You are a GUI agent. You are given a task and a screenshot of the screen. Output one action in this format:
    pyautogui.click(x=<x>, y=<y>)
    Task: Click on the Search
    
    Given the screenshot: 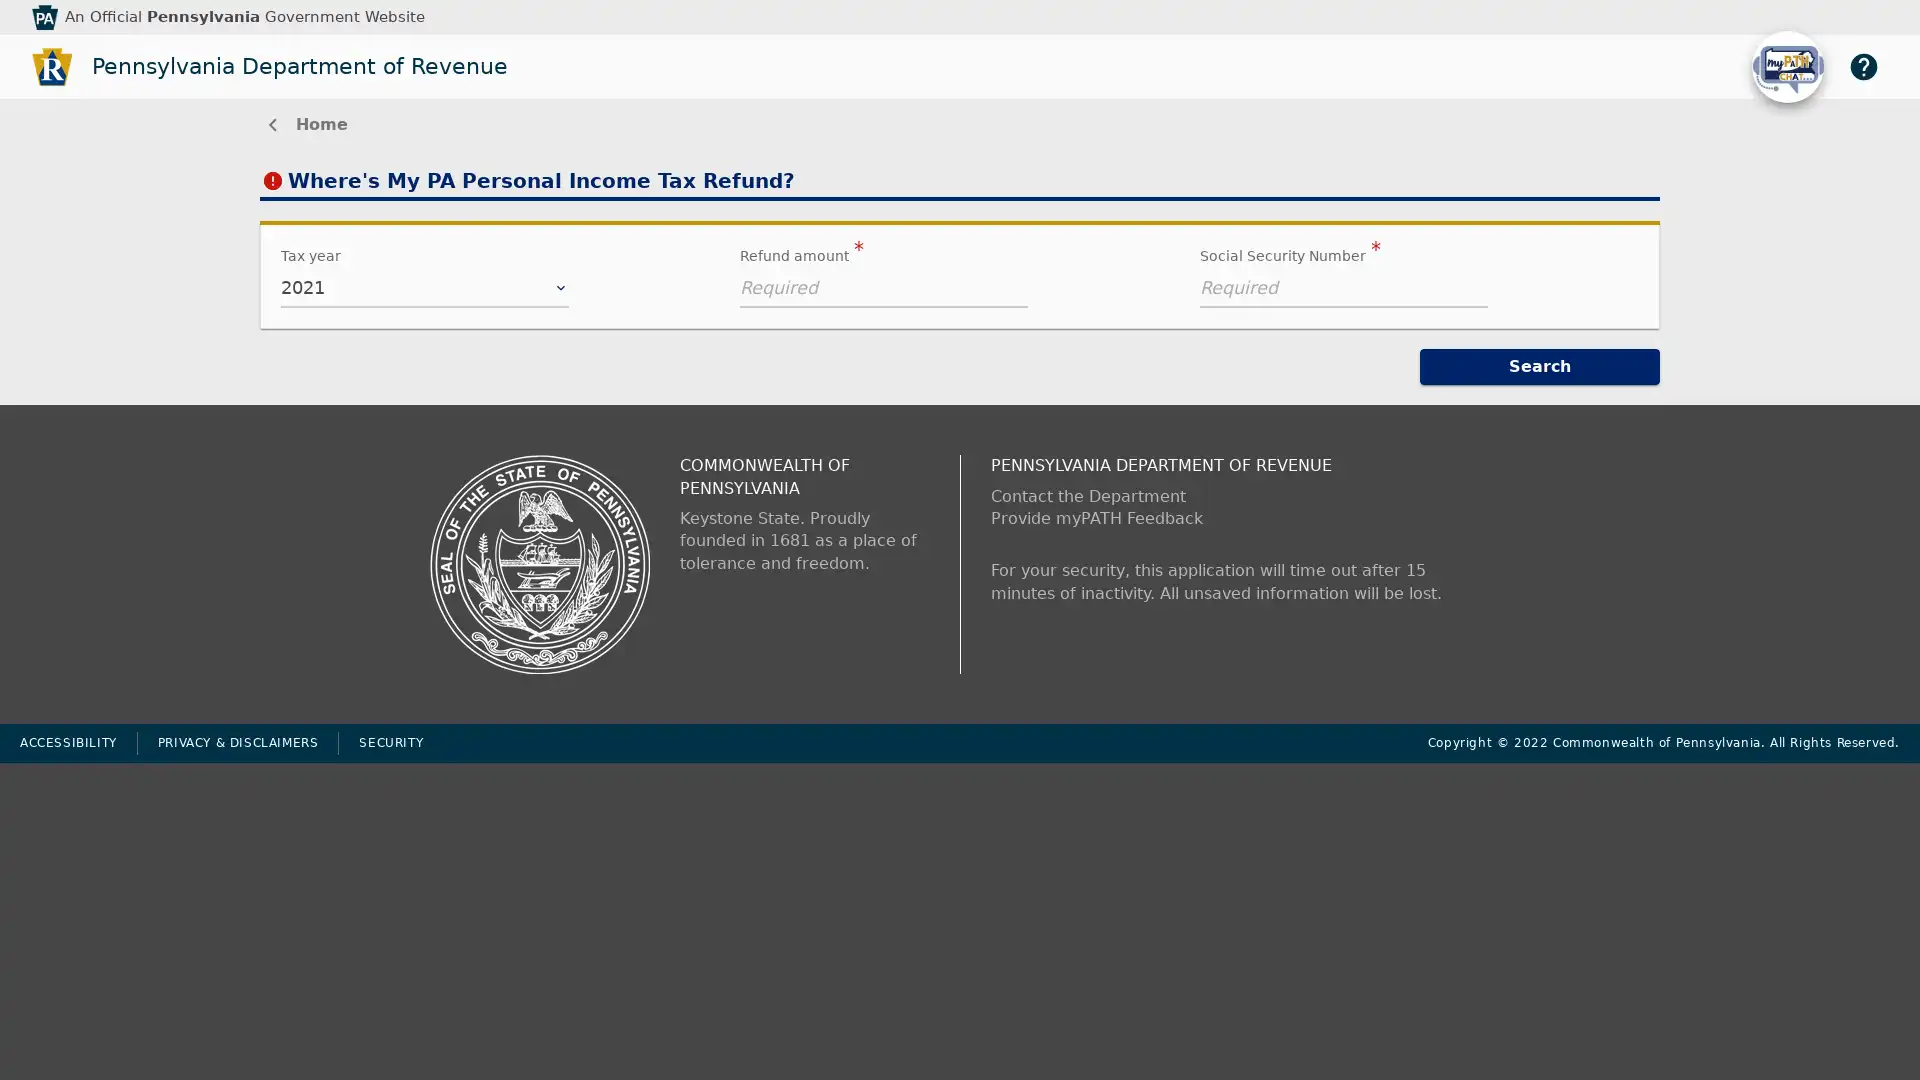 What is the action you would take?
    pyautogui.click(x=1539, y=366)
    